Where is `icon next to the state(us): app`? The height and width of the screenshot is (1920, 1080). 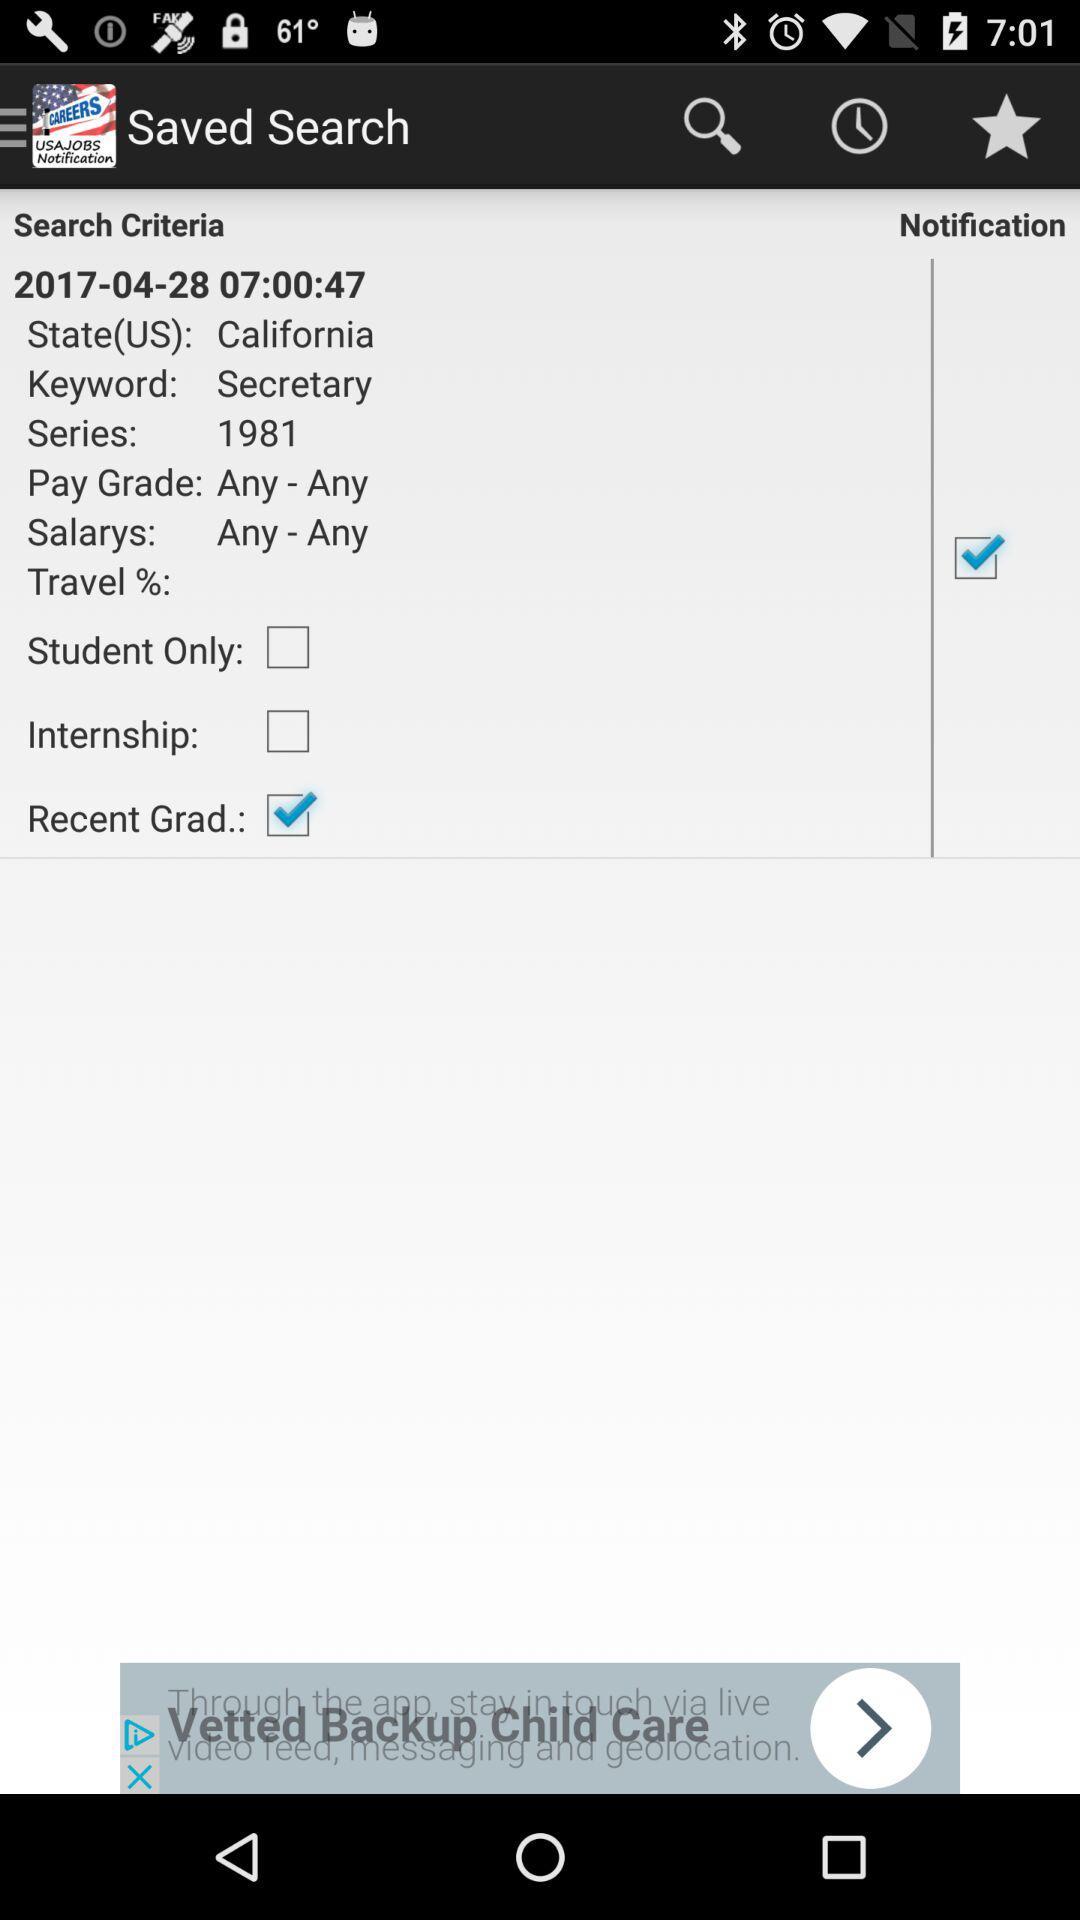
icon next to the state(us): app is located at coordinates (289, 382).